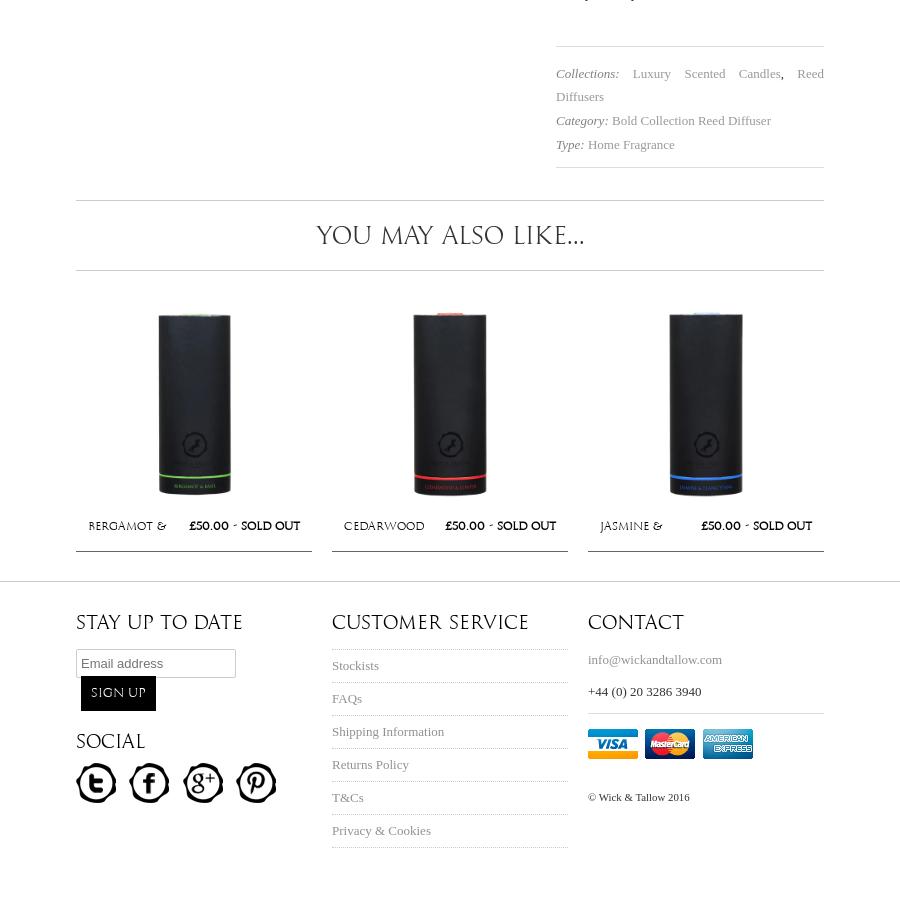  Describe the element at coordinates (380, 829) in the screenshot. I see `'Privacy & Cookies'` at that location.